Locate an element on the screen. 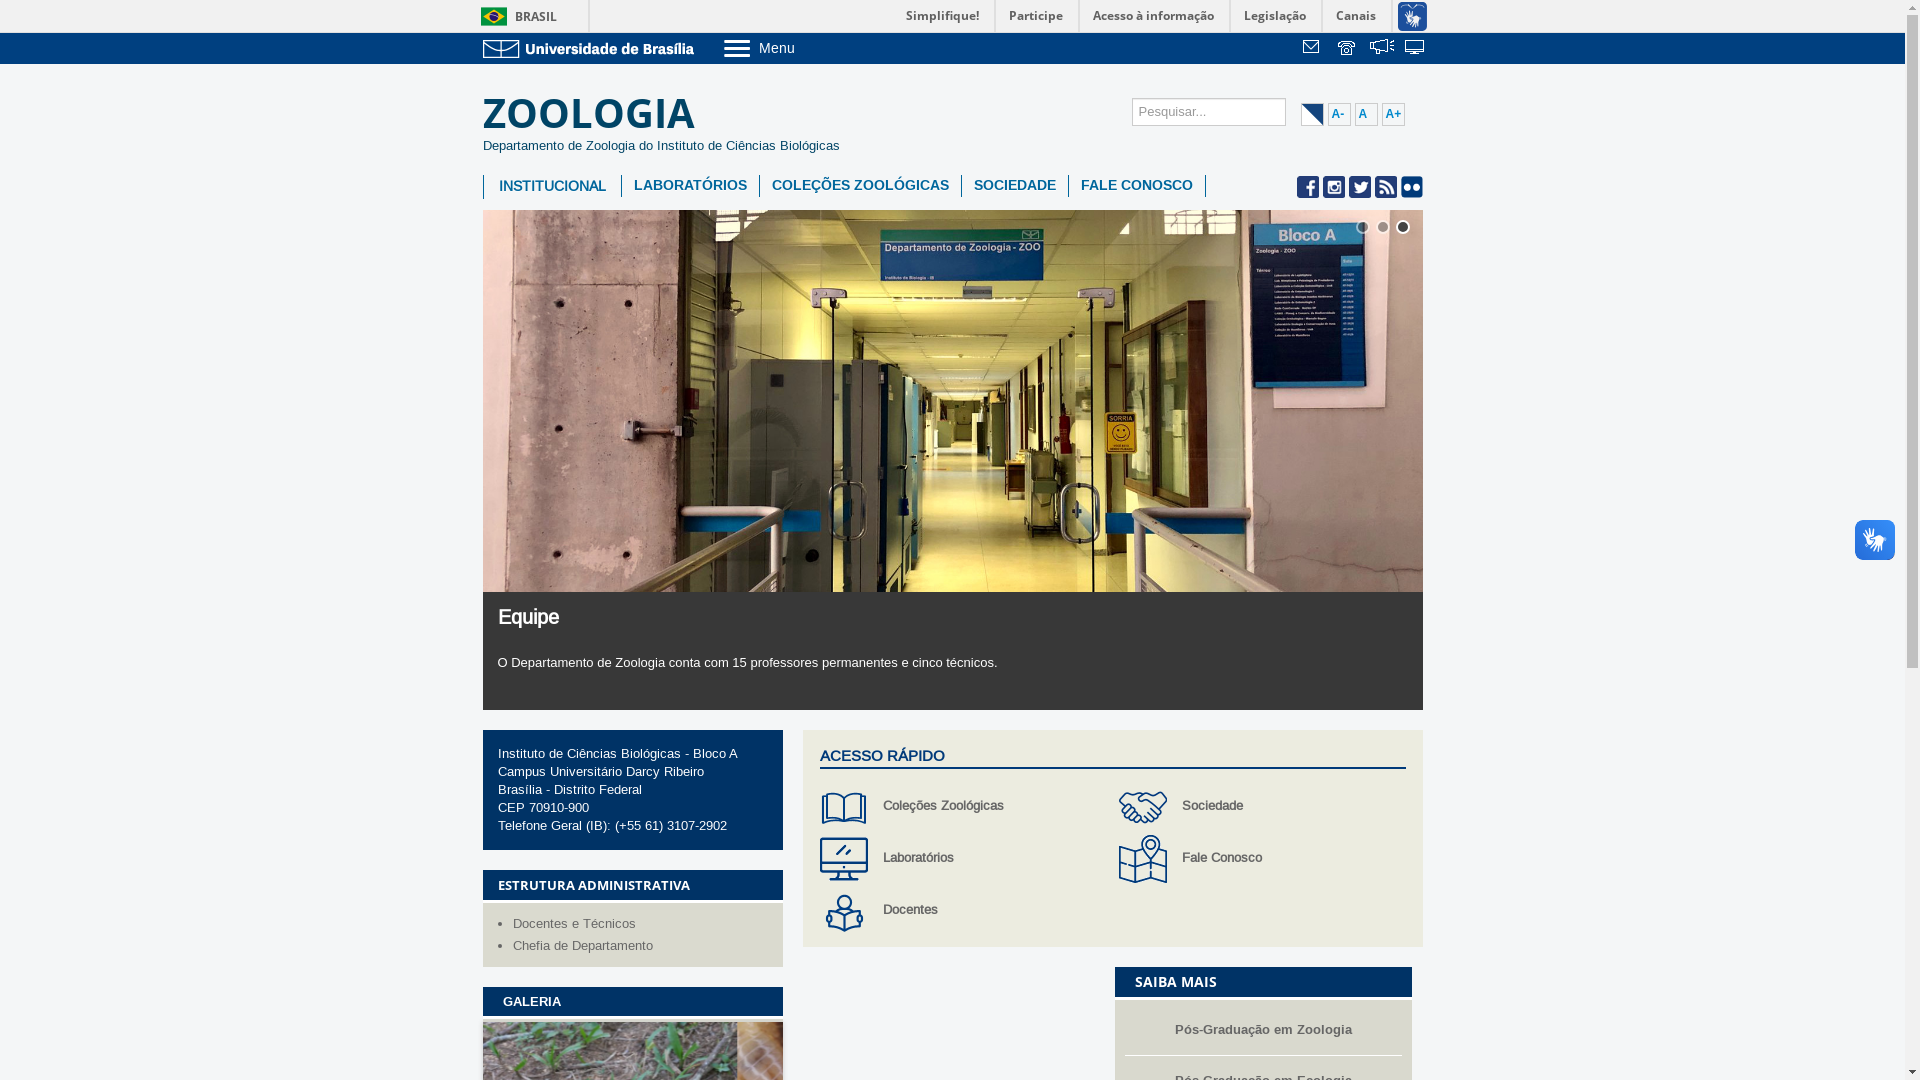 The image size is (1920, 1080). 'Fala.BR' is located at coordinates (1381, 48).